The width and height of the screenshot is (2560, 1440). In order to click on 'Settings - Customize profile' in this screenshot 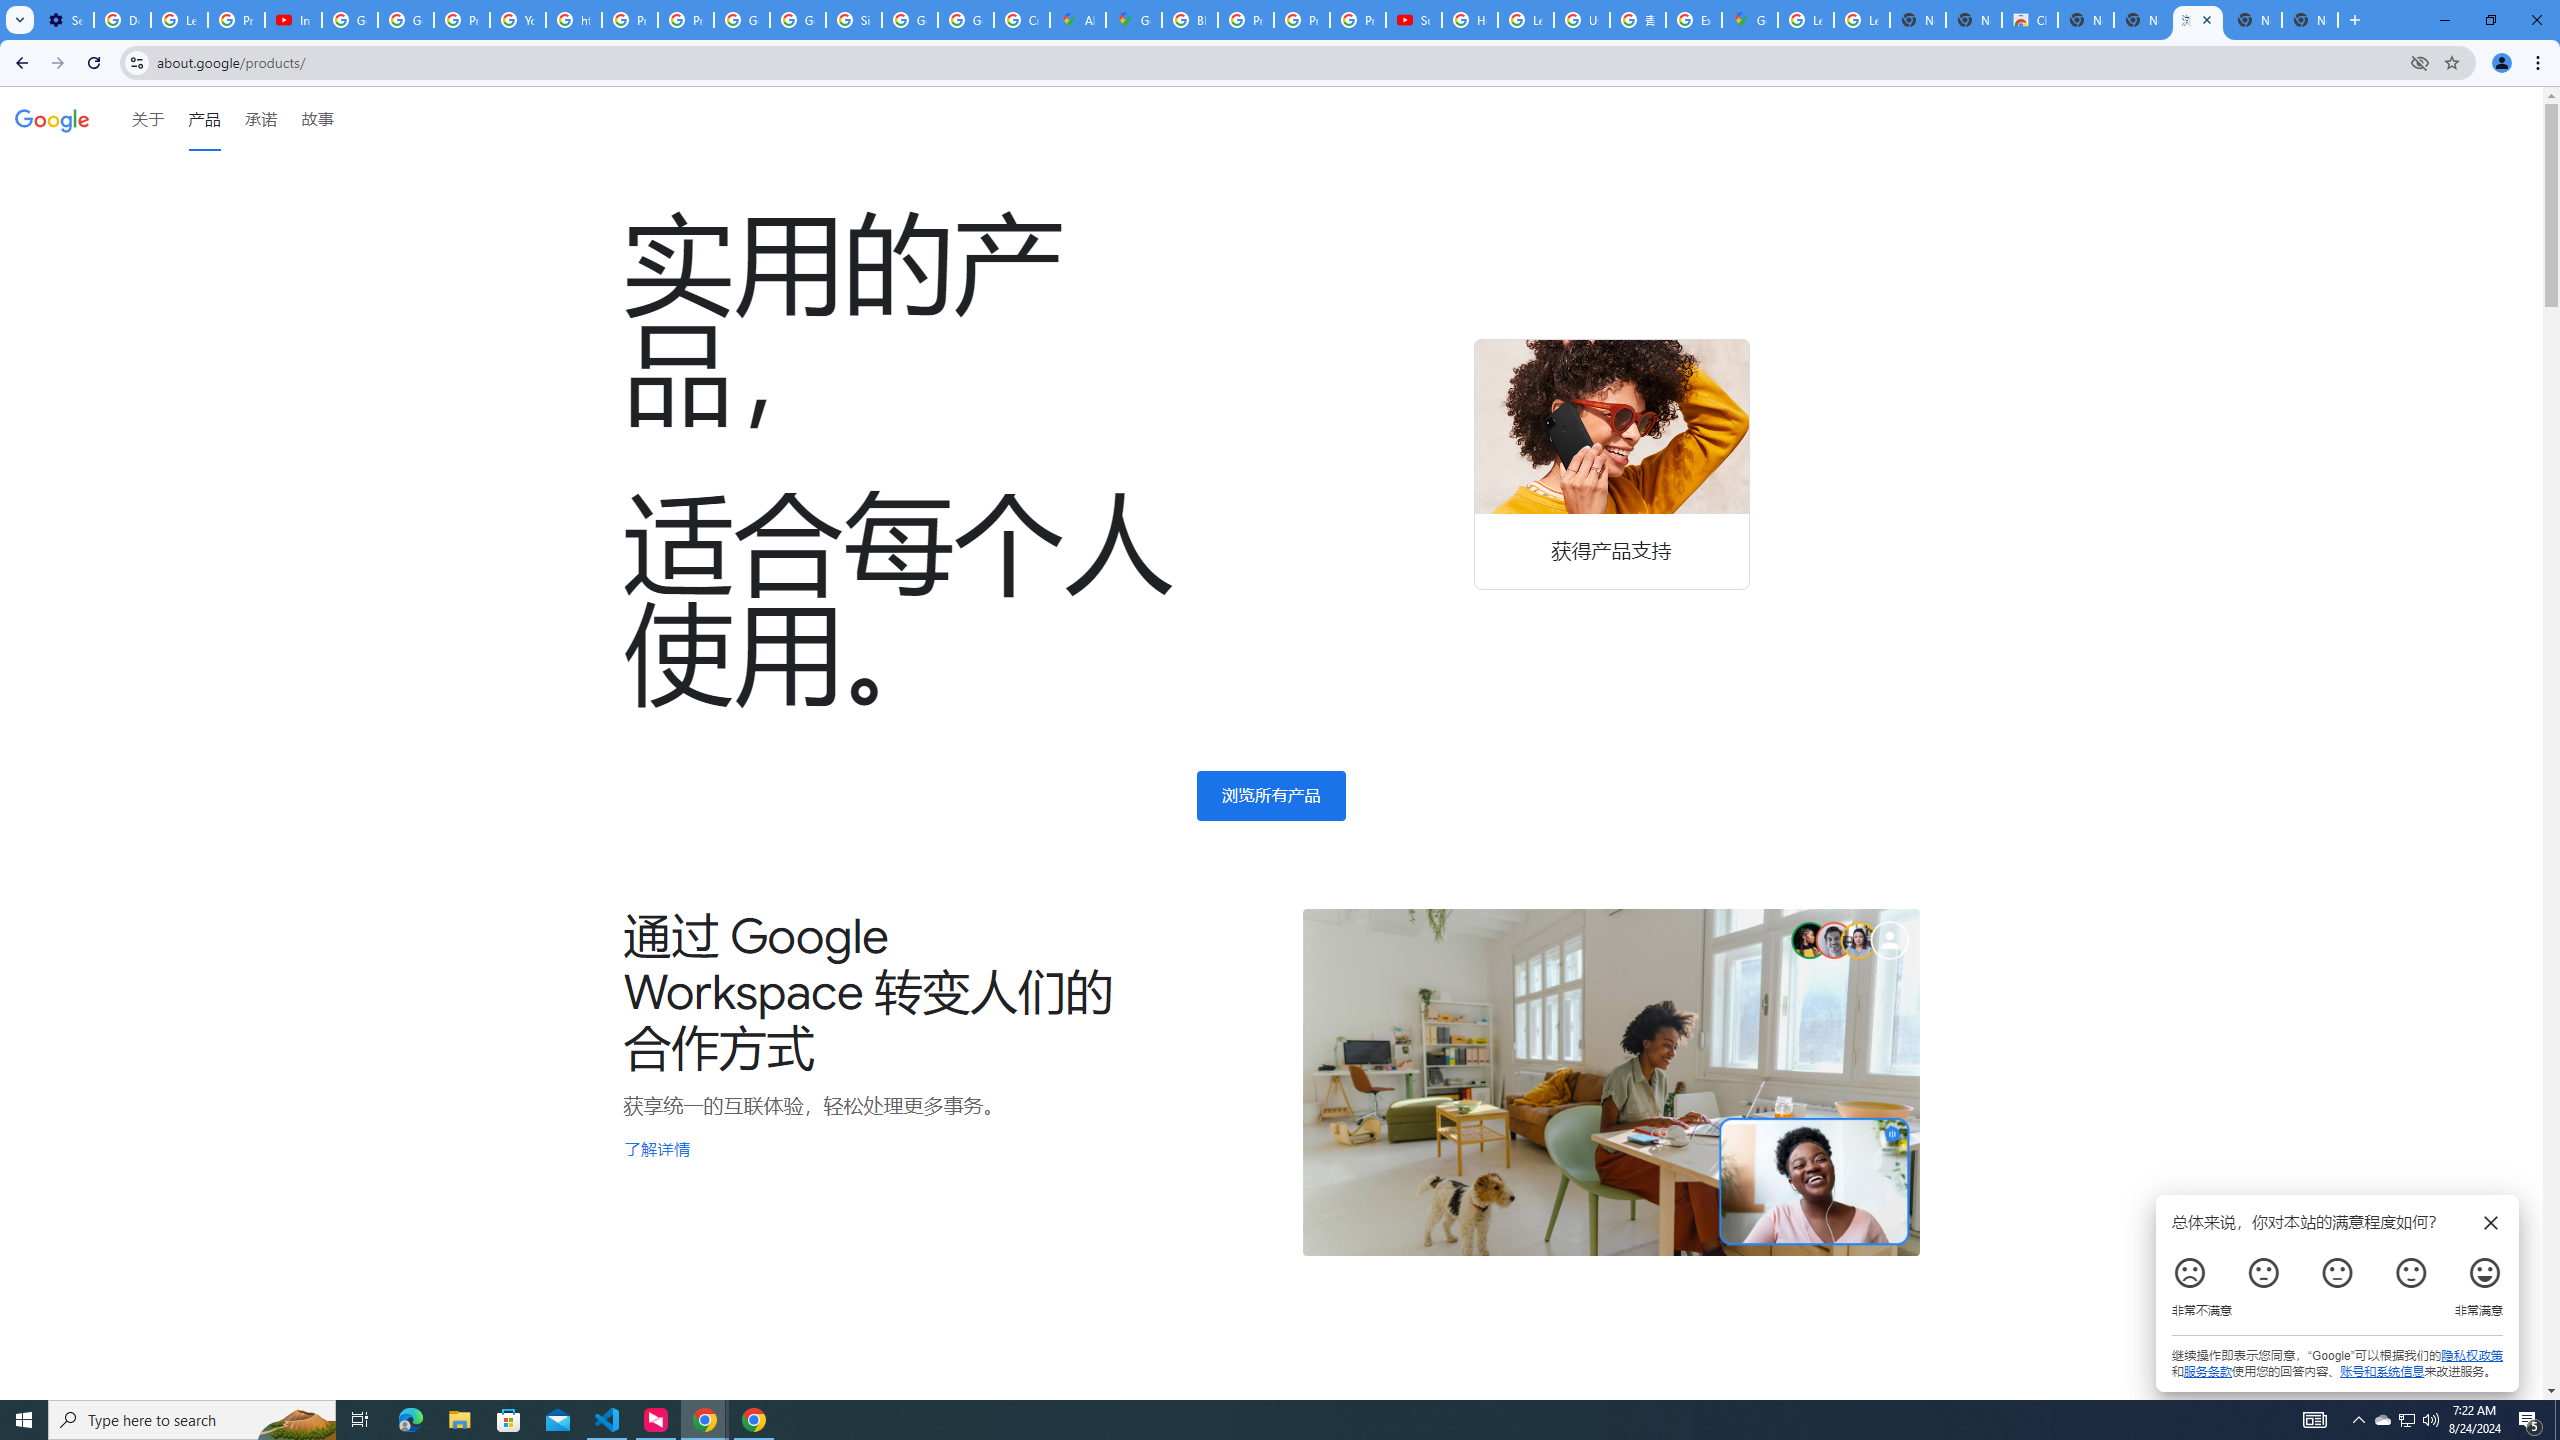, I will do `click(65, 19)`.